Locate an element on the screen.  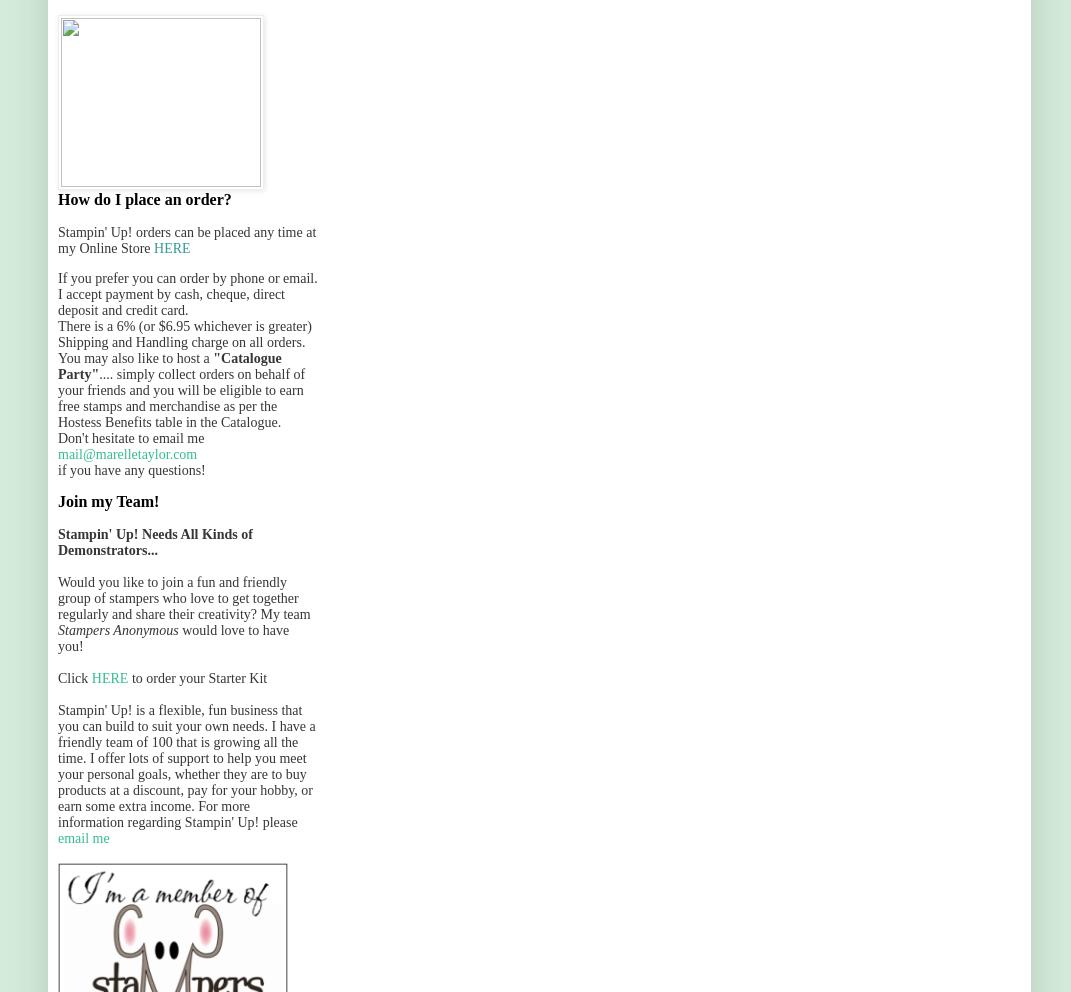
'Stampin' Up! Needs All Kinds of Demonstrators...' is located at coordinates (153, 542).